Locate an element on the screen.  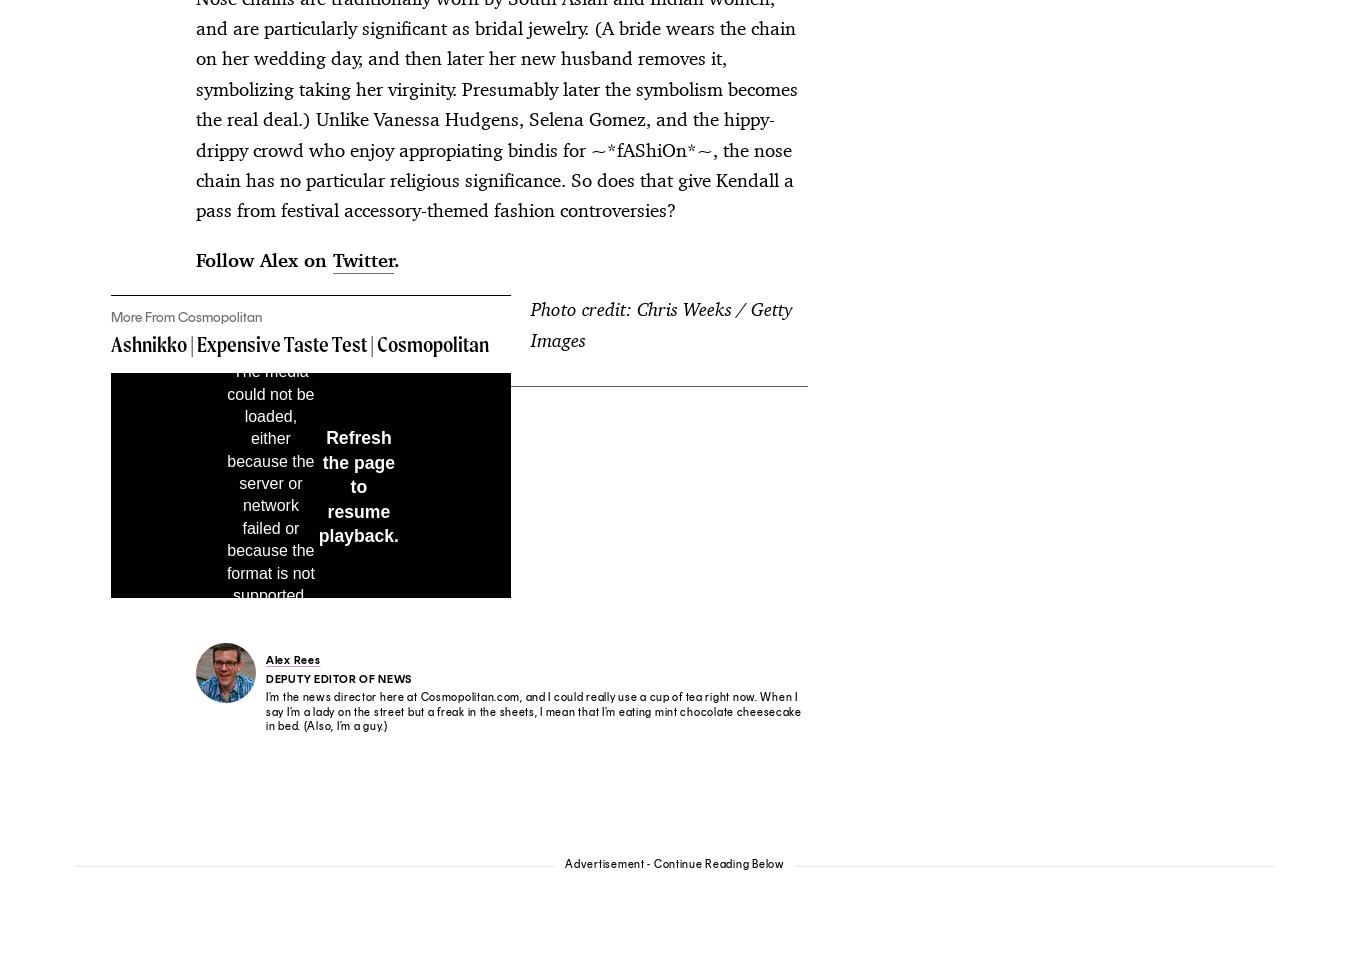
'Work For Cosmo' is located at coordinates (728, 678).